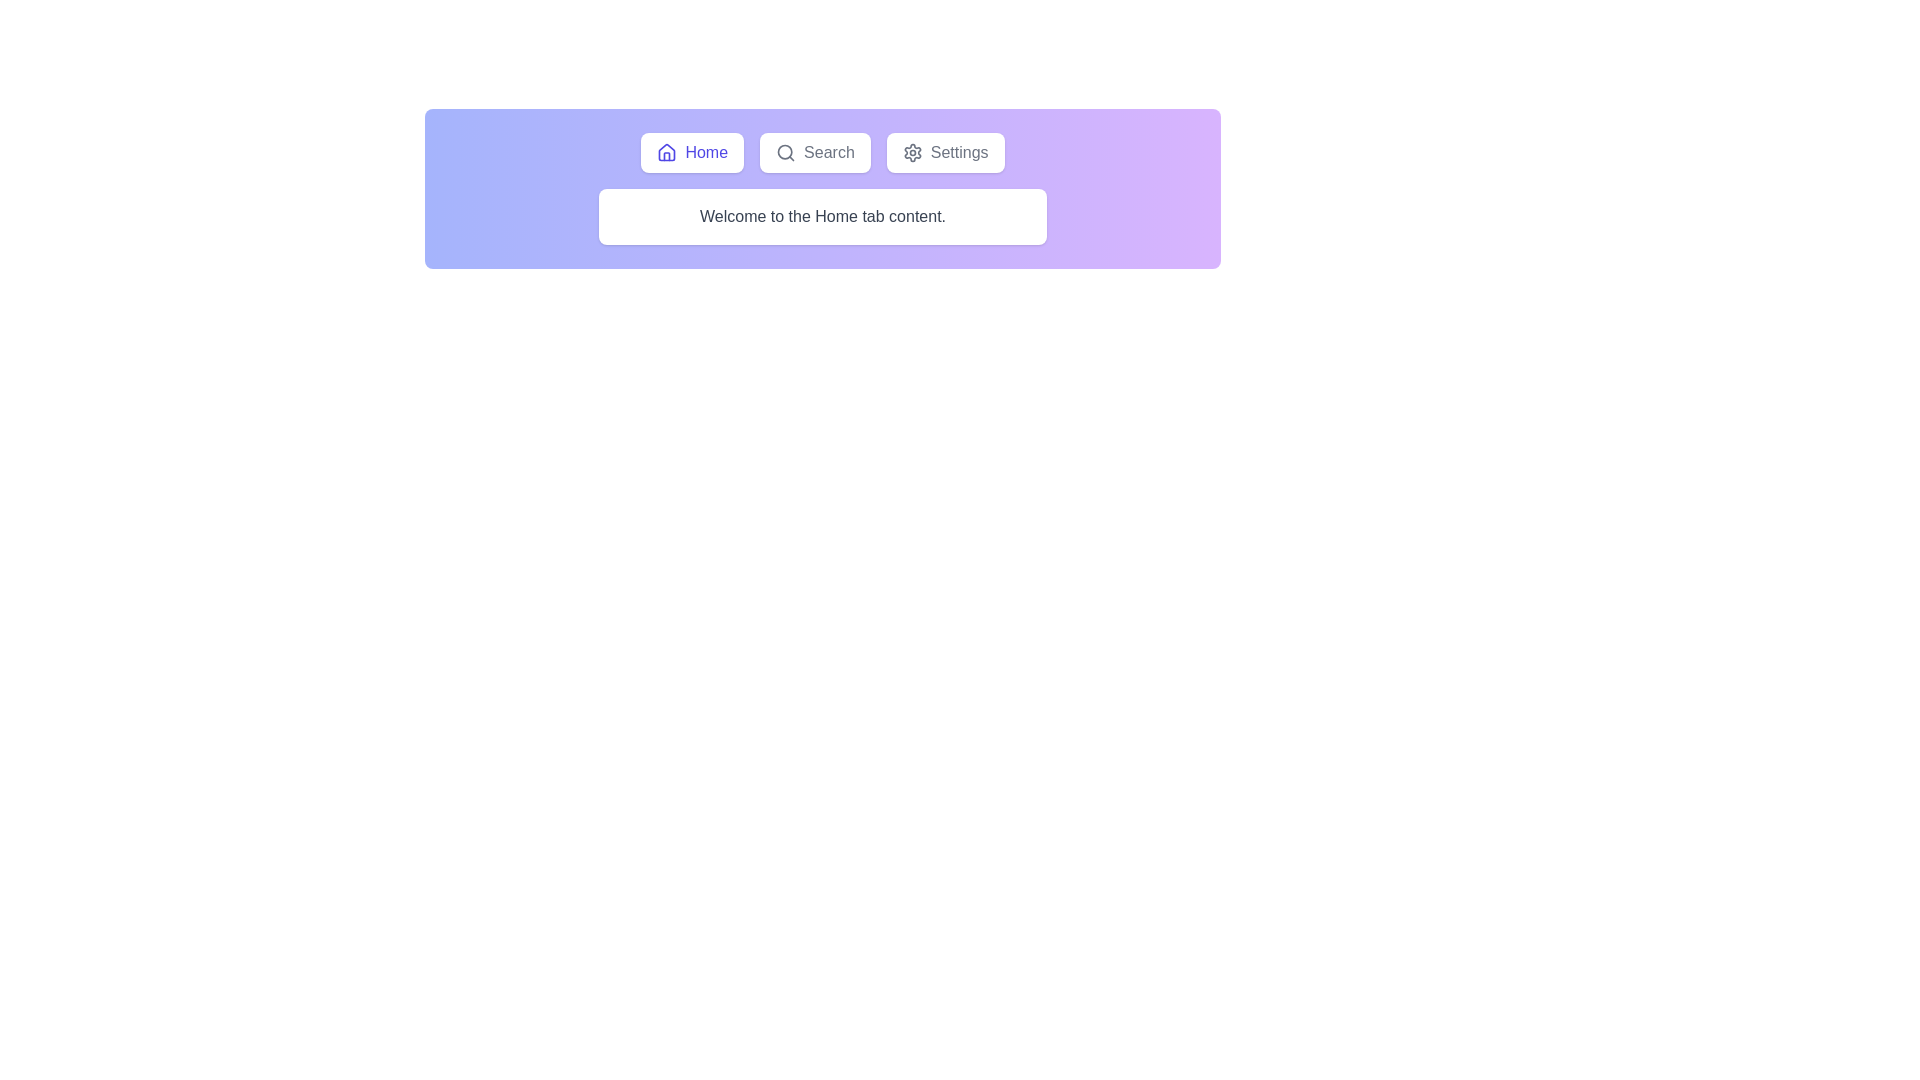 The height and width of the screenshot is (1080, 1920). I want to click on the text label displaying 'Welcome to the Home tab content.' which is centered within a white rectangular box below the navigation bar, so click(822, 216).